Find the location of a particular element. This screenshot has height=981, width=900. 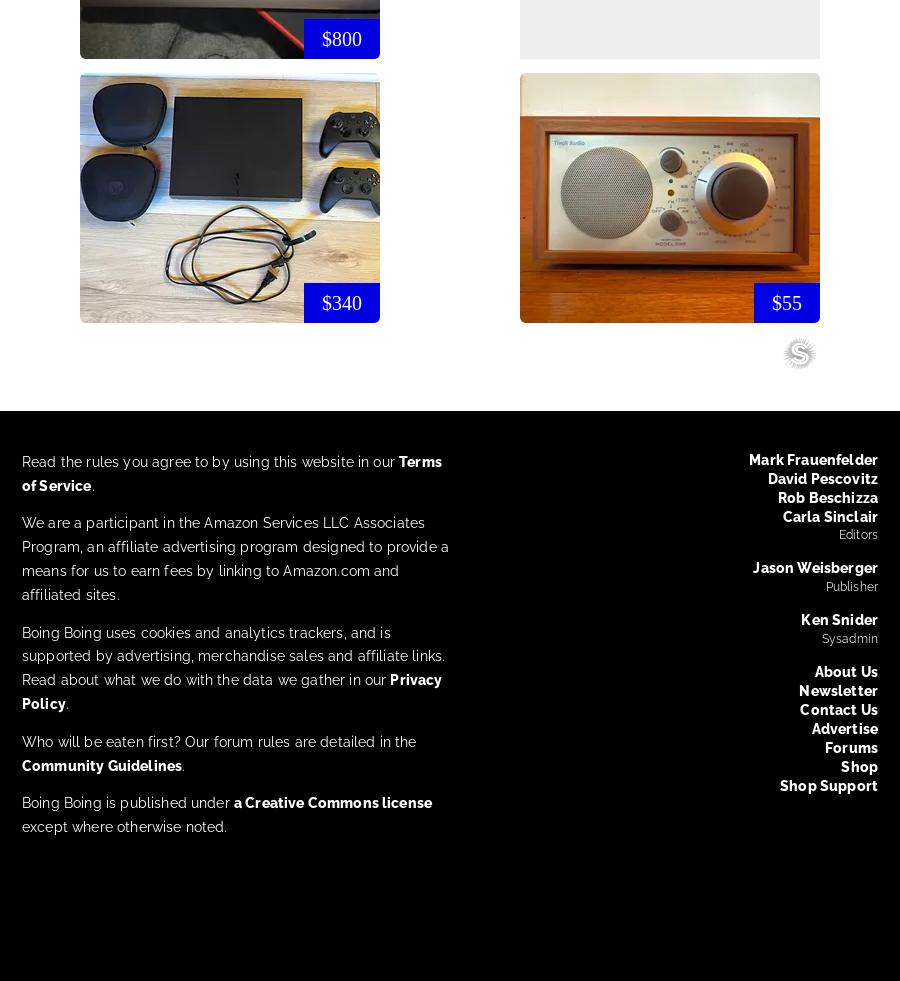

'Read the rules you agree to by using this website in our' is located at coordinates (210, 459).